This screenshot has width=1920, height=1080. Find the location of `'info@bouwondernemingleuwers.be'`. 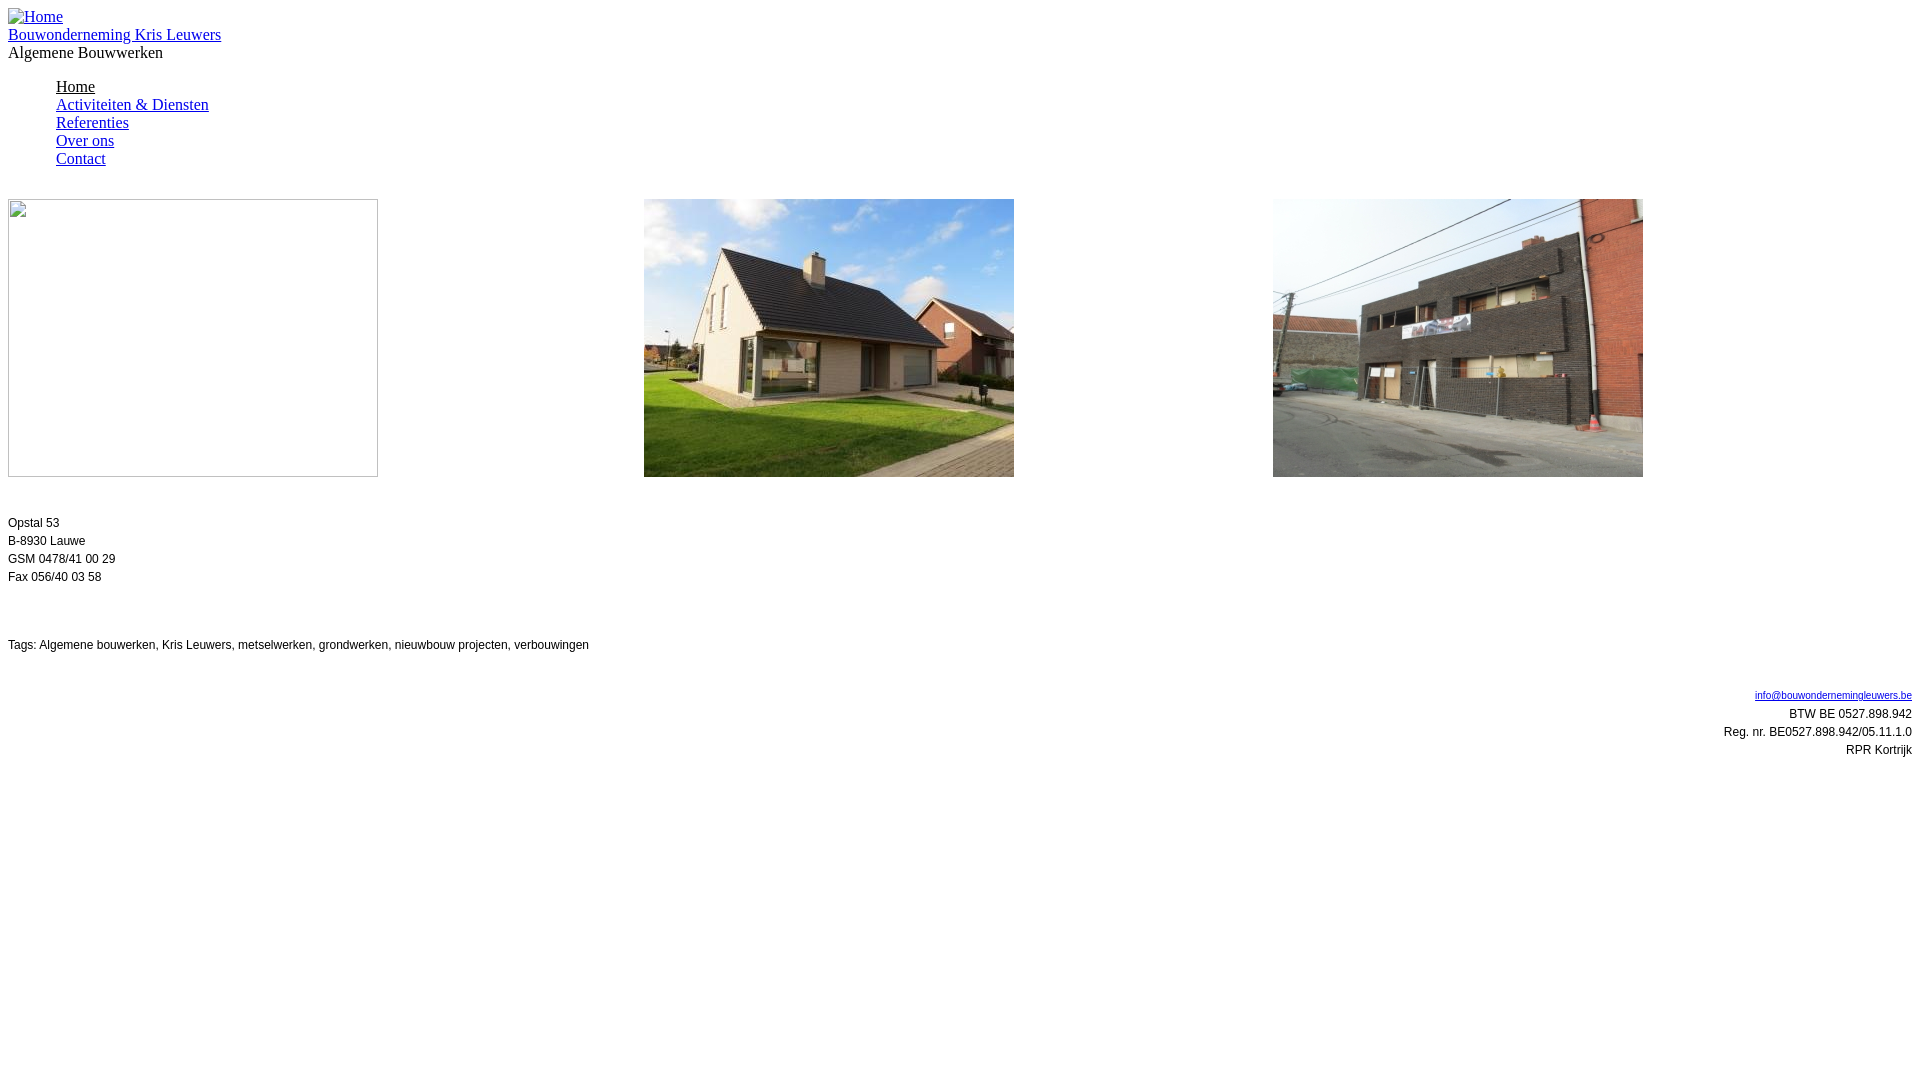

'info@bouwondernemingleuwers.be' is located at coordinates (1833, 694).